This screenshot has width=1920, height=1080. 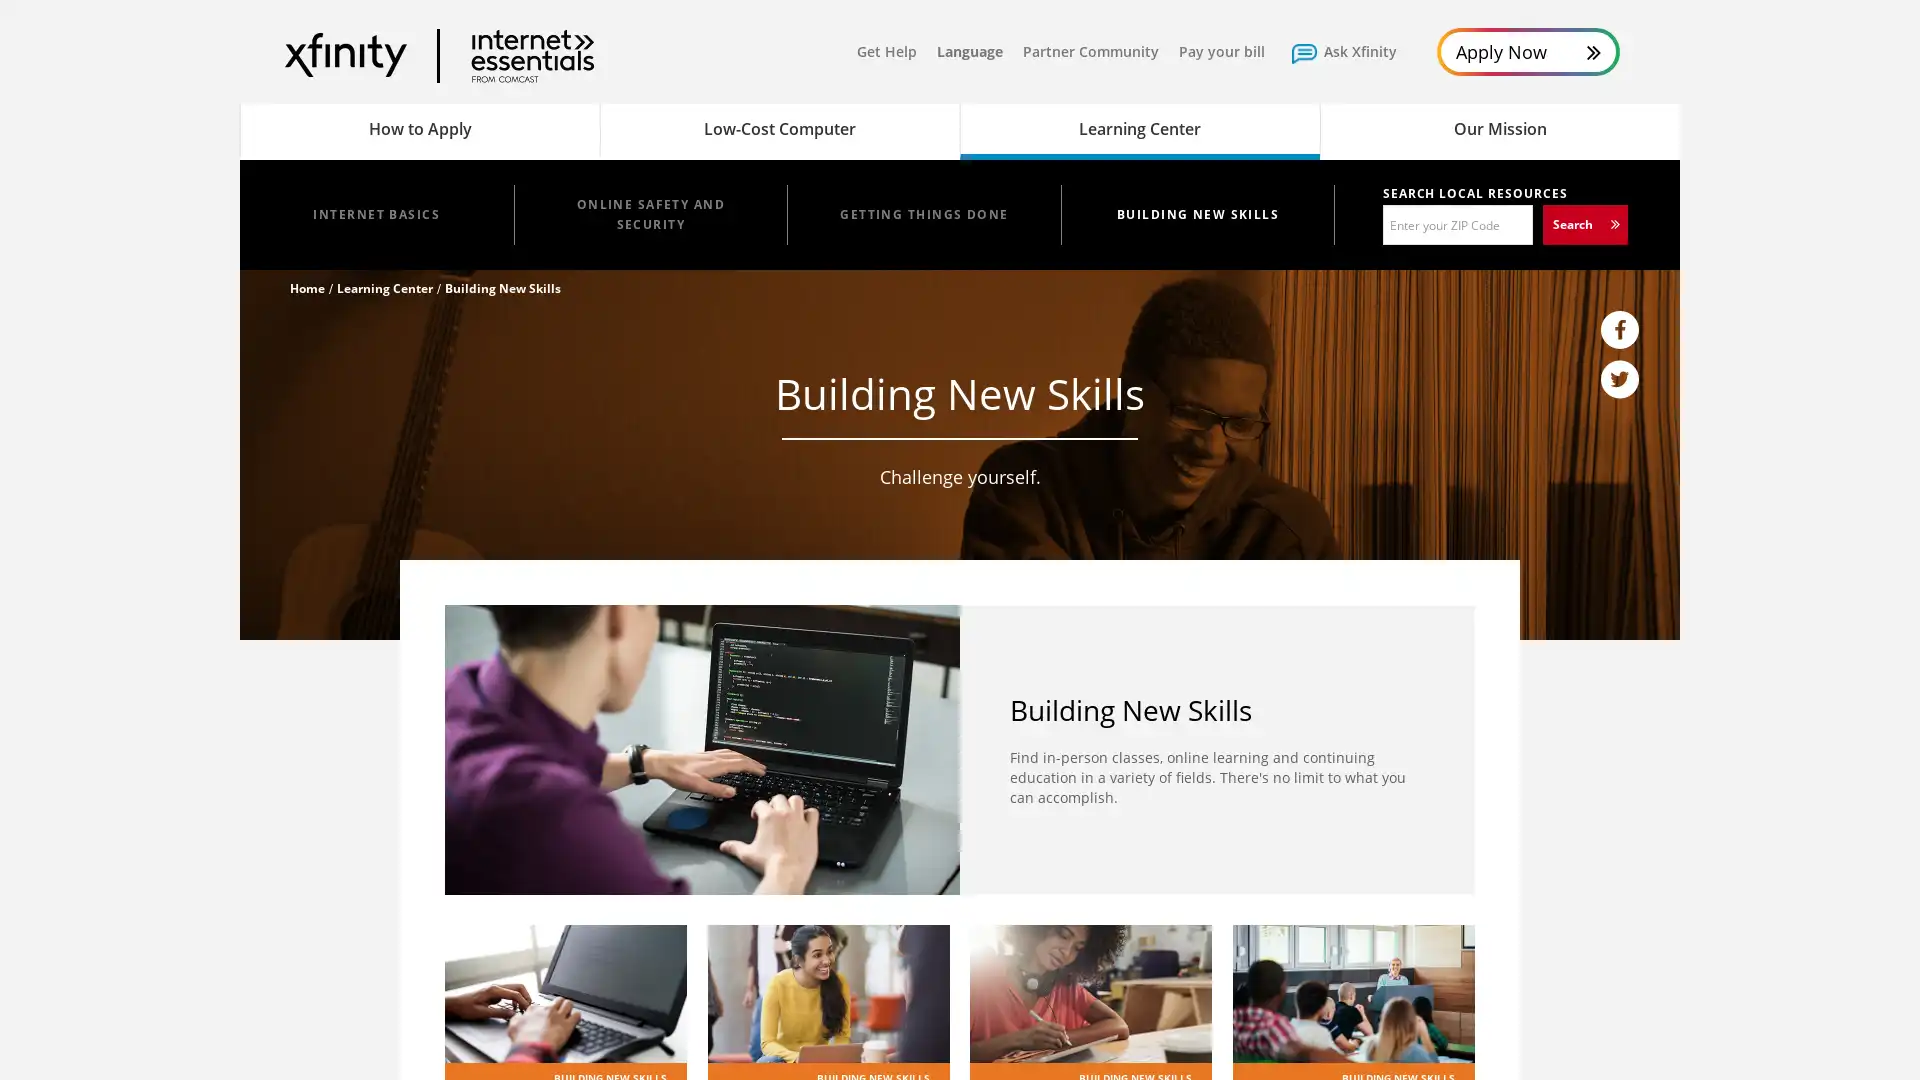 I want to click on Search, so click(x=1583, y=220).